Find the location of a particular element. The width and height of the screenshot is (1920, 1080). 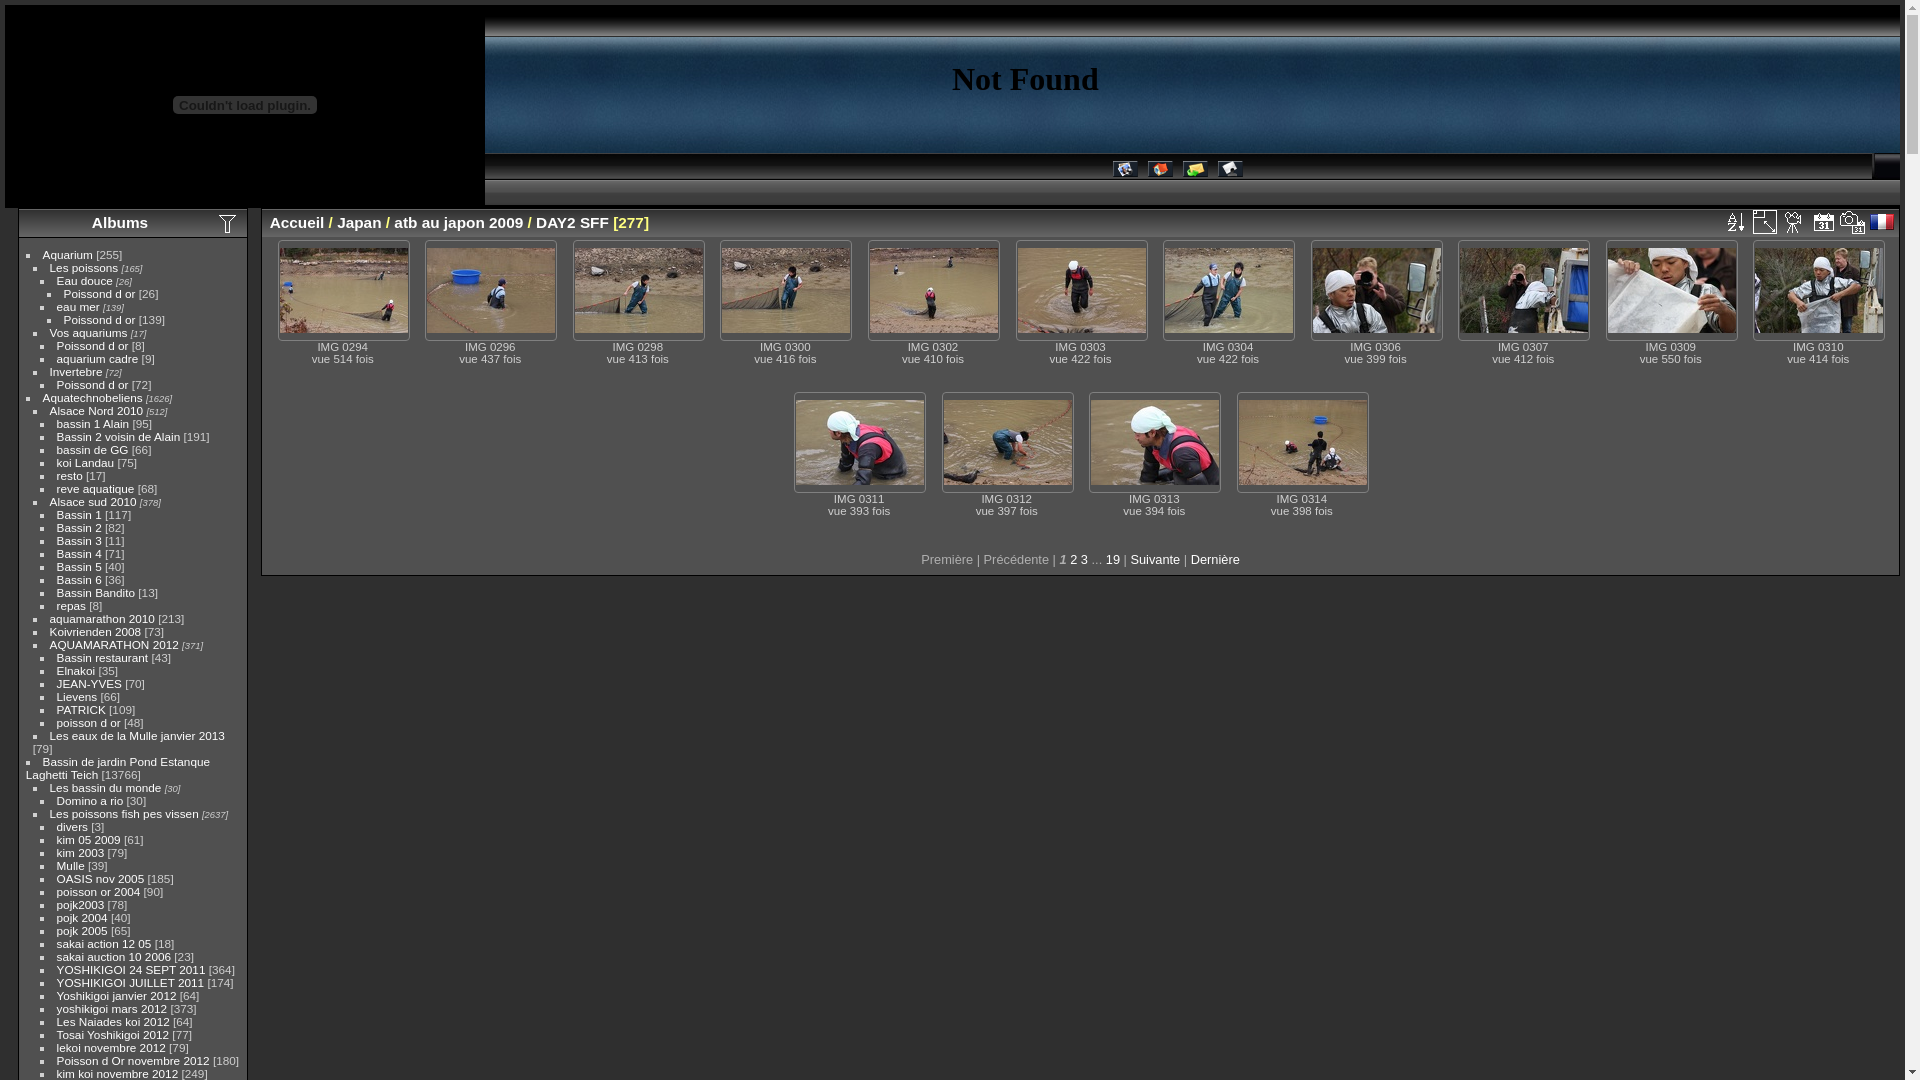

'resto' is located at coordinates (70, 475).